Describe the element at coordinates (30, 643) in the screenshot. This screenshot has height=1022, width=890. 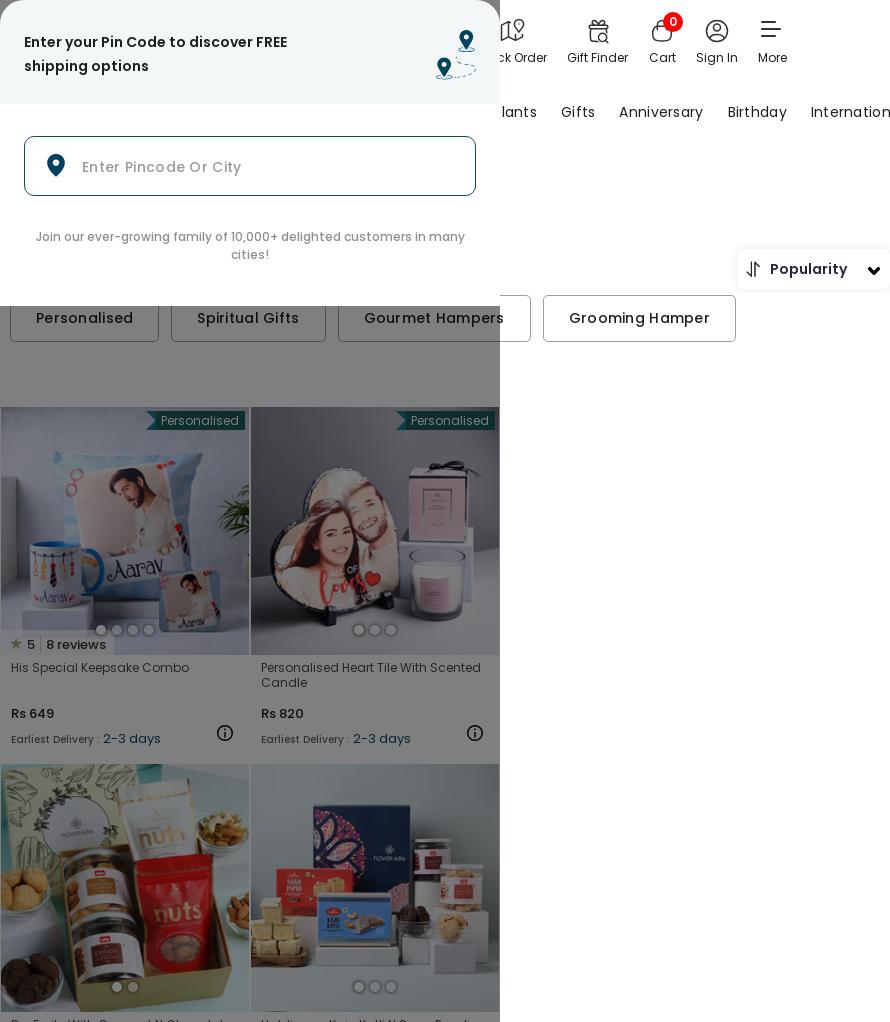
I see `'5'` at that location.